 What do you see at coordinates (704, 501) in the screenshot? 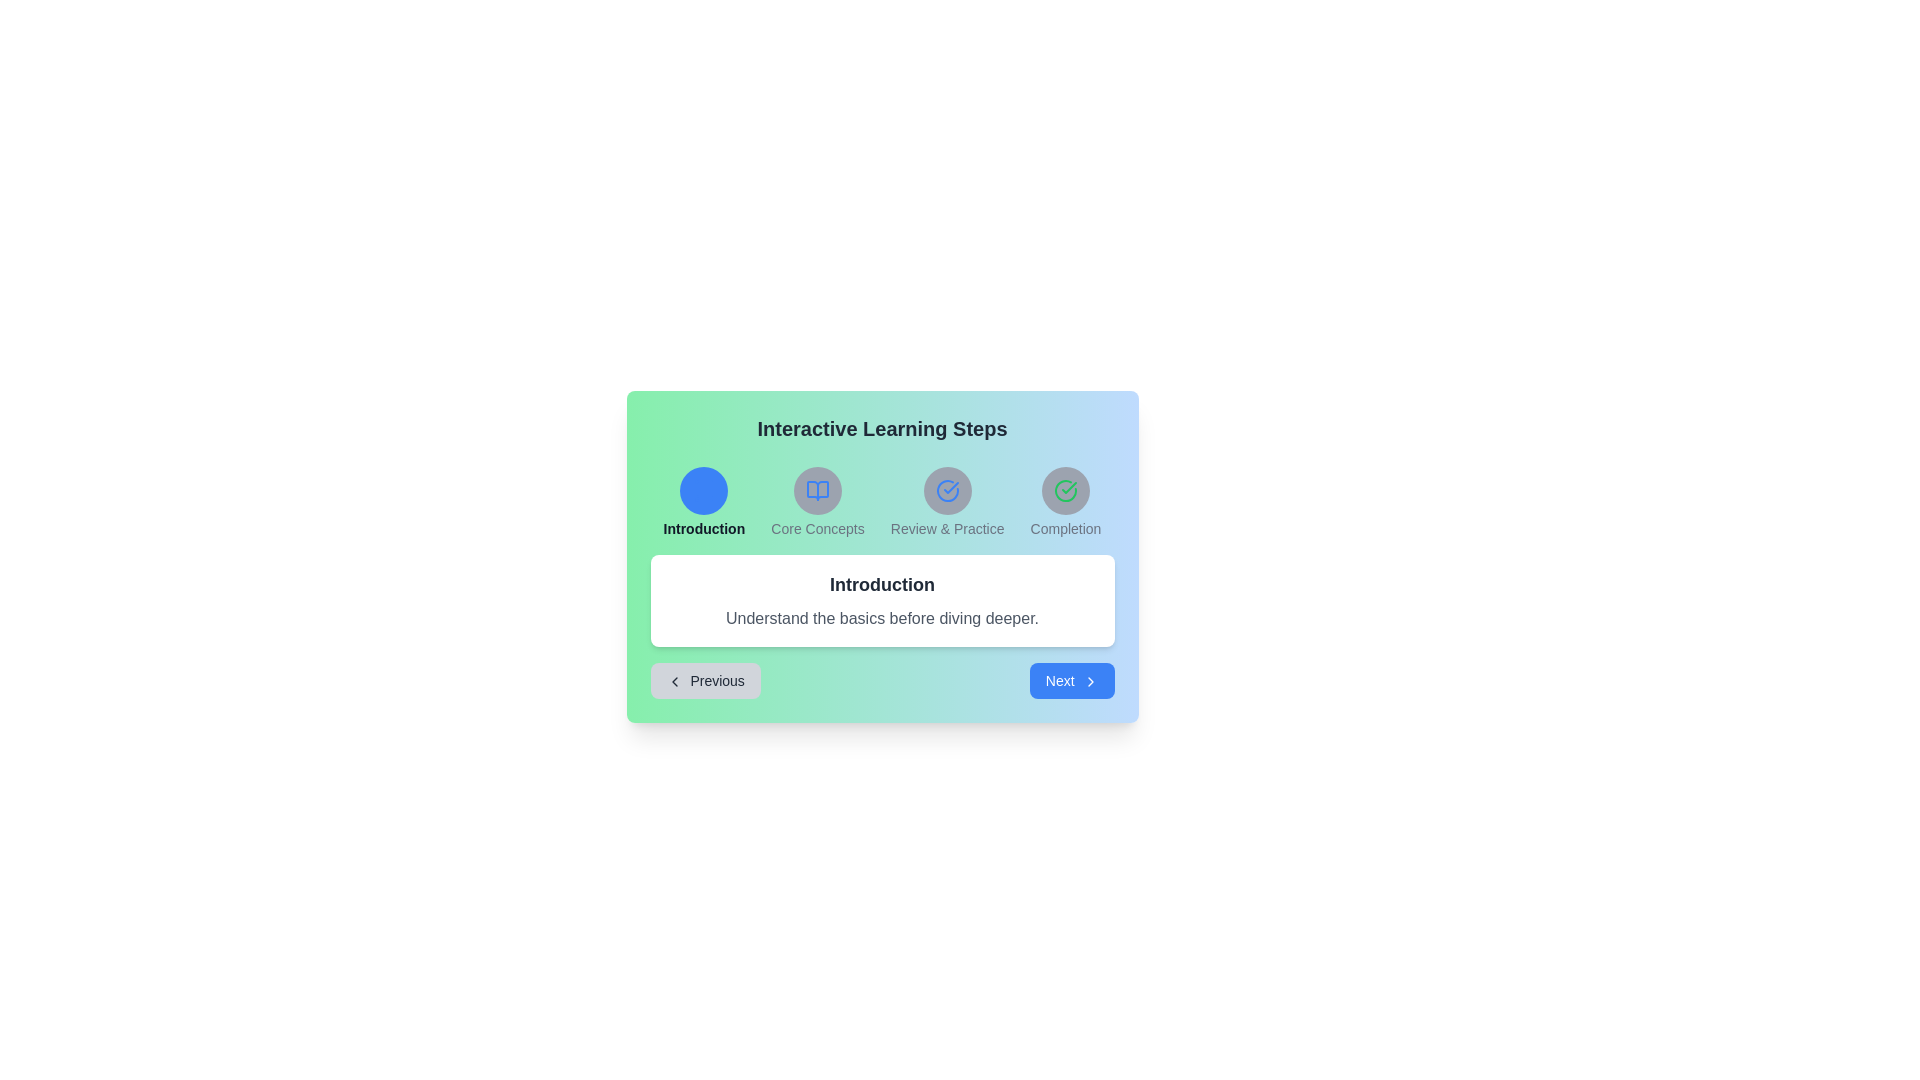
I see `the circular blue area of the 'Introduction' labeled icon` at bounding box center [704, 501].